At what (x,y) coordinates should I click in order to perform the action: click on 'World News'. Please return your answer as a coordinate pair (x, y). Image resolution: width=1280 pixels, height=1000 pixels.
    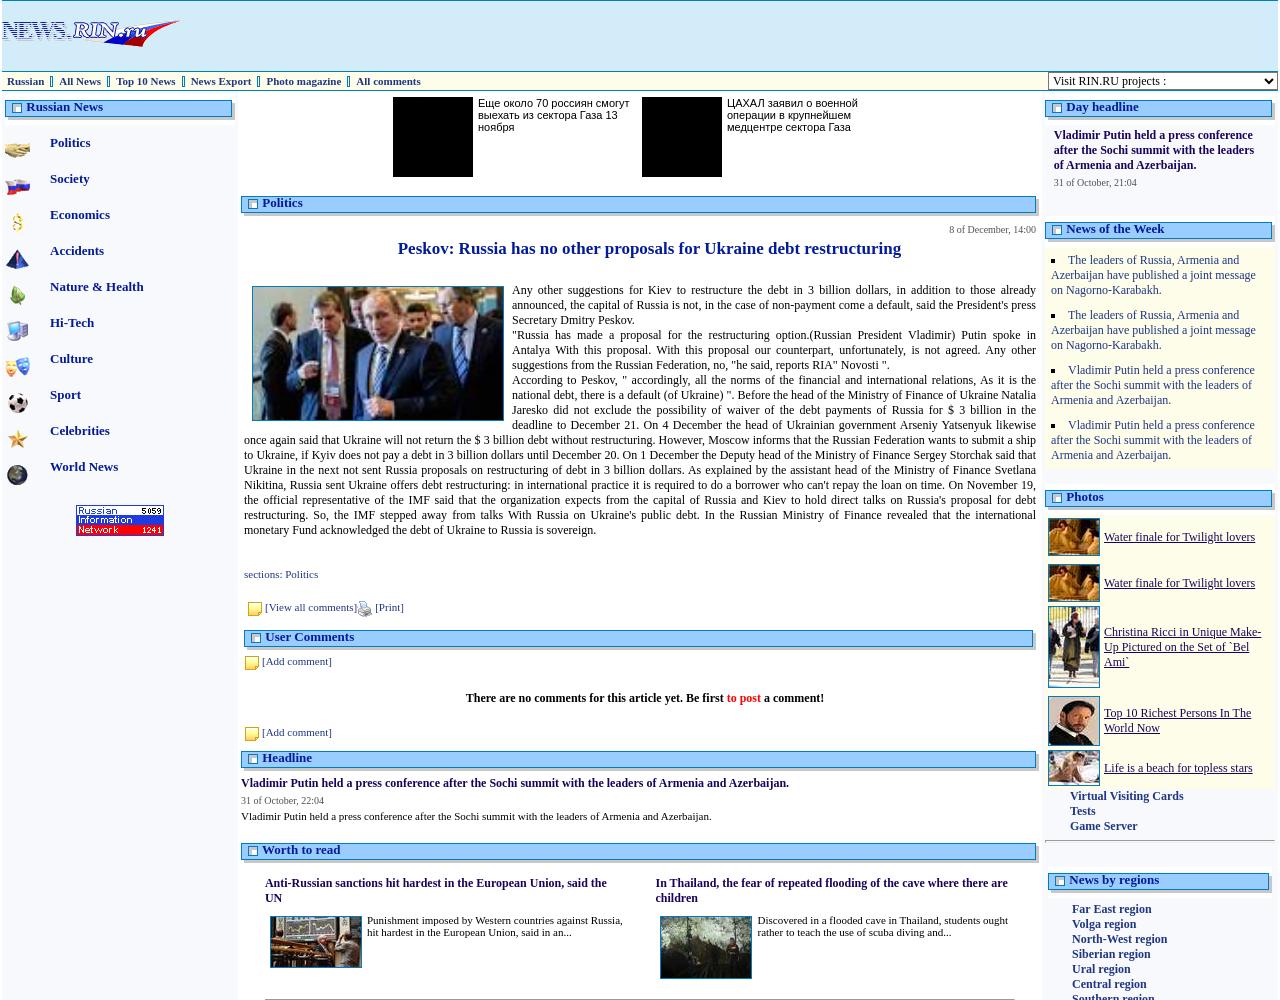
    Looking at the image, I should click on (50, 465).